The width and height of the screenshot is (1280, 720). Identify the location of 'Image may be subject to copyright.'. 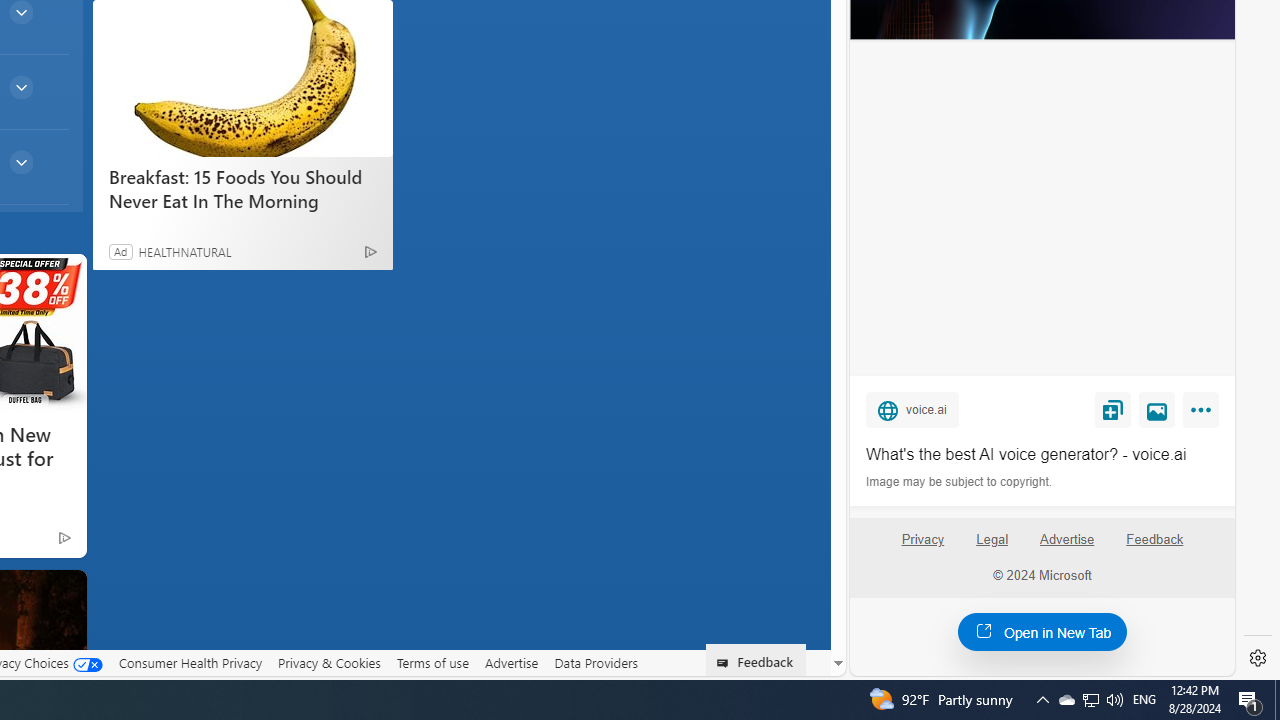
(960, 482).